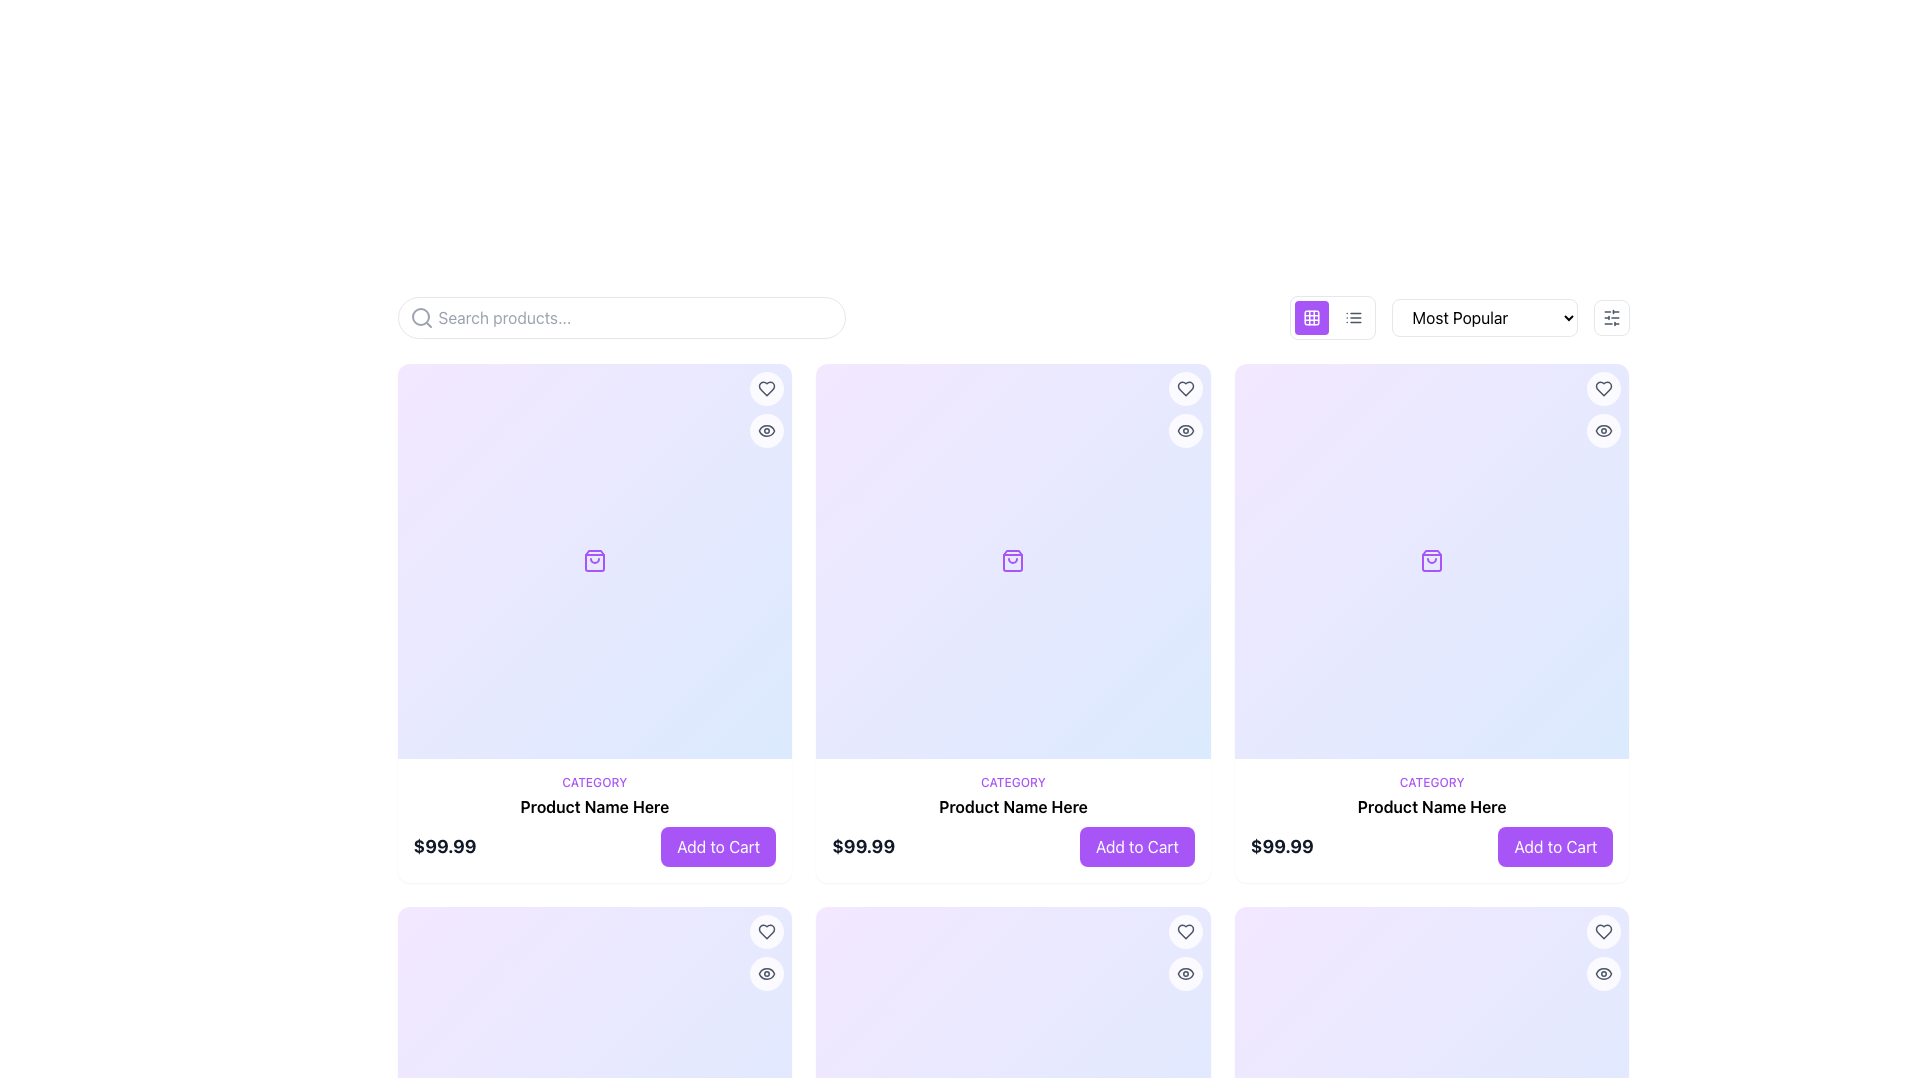 The image size is (1920, 1080). What do you see at coordinates (593, 622) in the screenshot?
I see `the Product Card, which is the first card in the grid layout with a white background and rounded rectangular design, located at the top-left corner of the grid` at bounding box center [593, 622].